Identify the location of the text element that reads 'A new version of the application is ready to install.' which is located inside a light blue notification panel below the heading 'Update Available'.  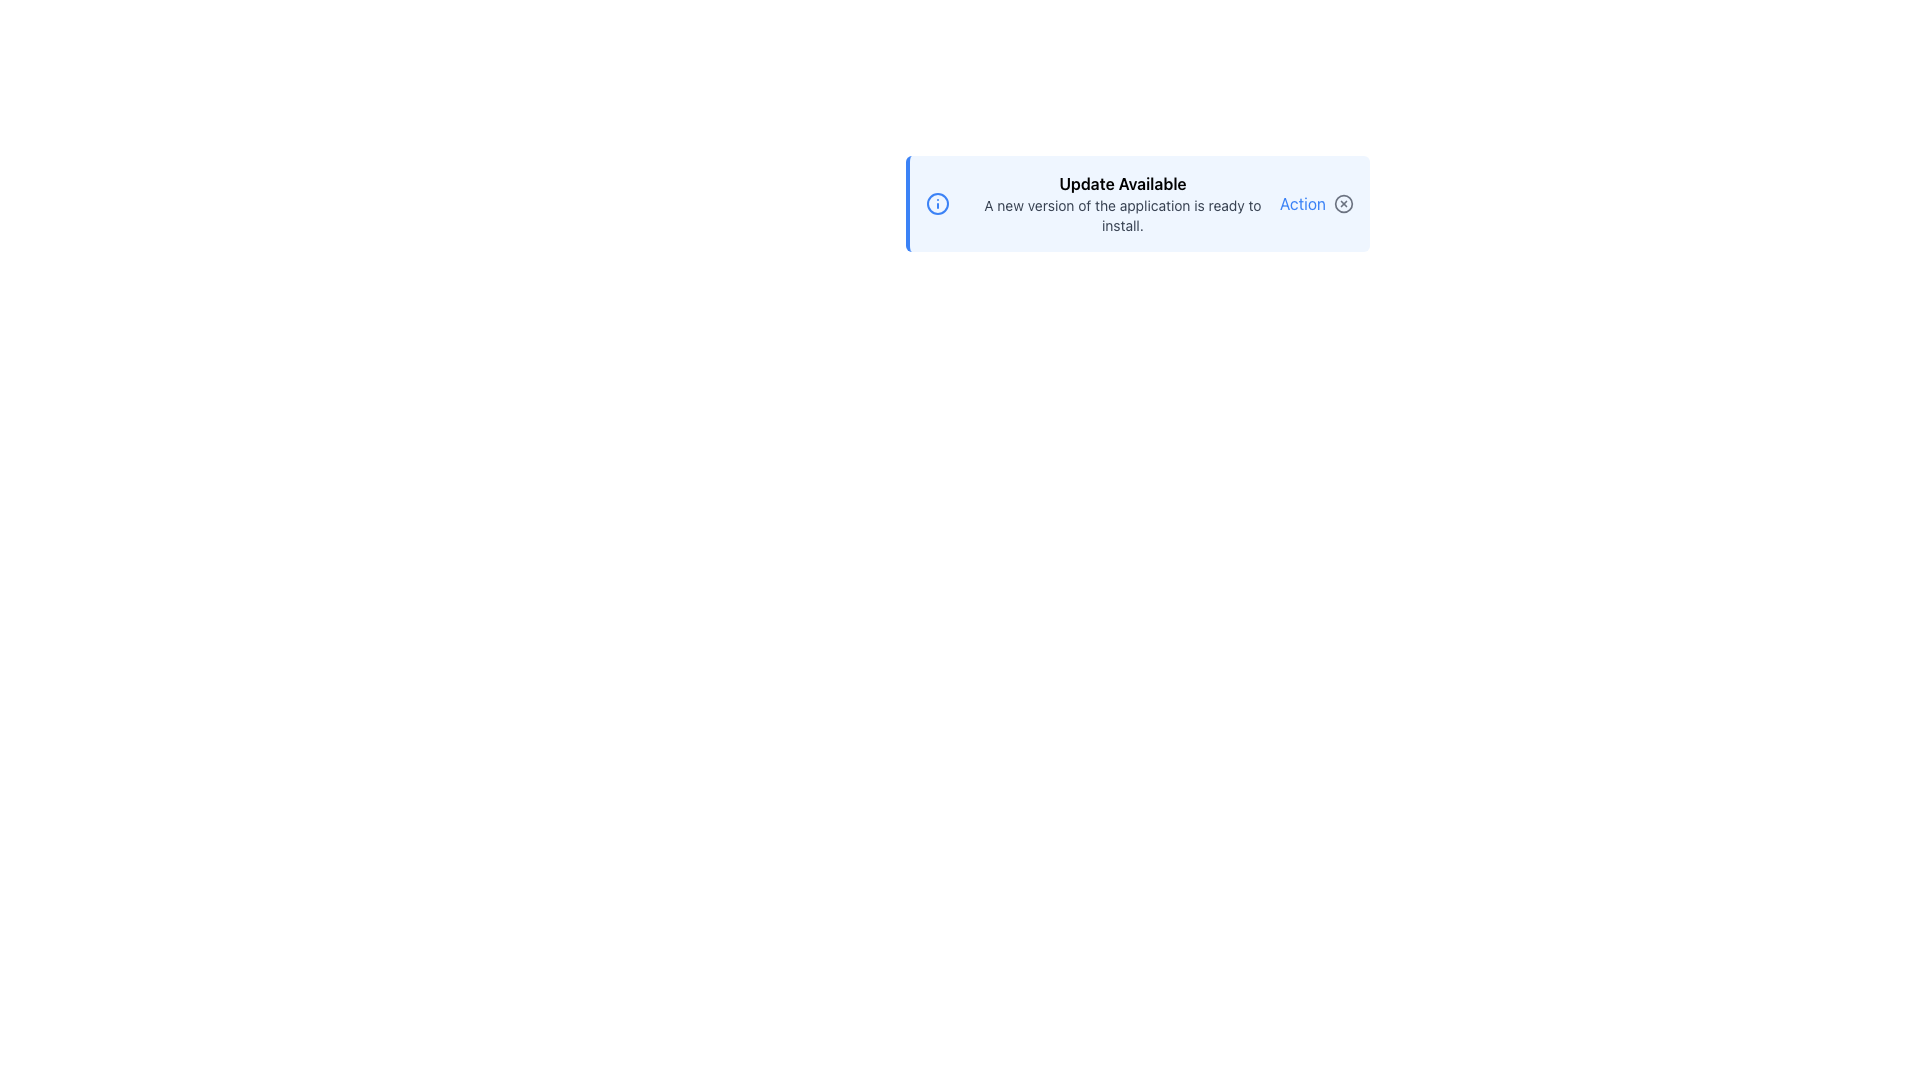
(1123, 216).